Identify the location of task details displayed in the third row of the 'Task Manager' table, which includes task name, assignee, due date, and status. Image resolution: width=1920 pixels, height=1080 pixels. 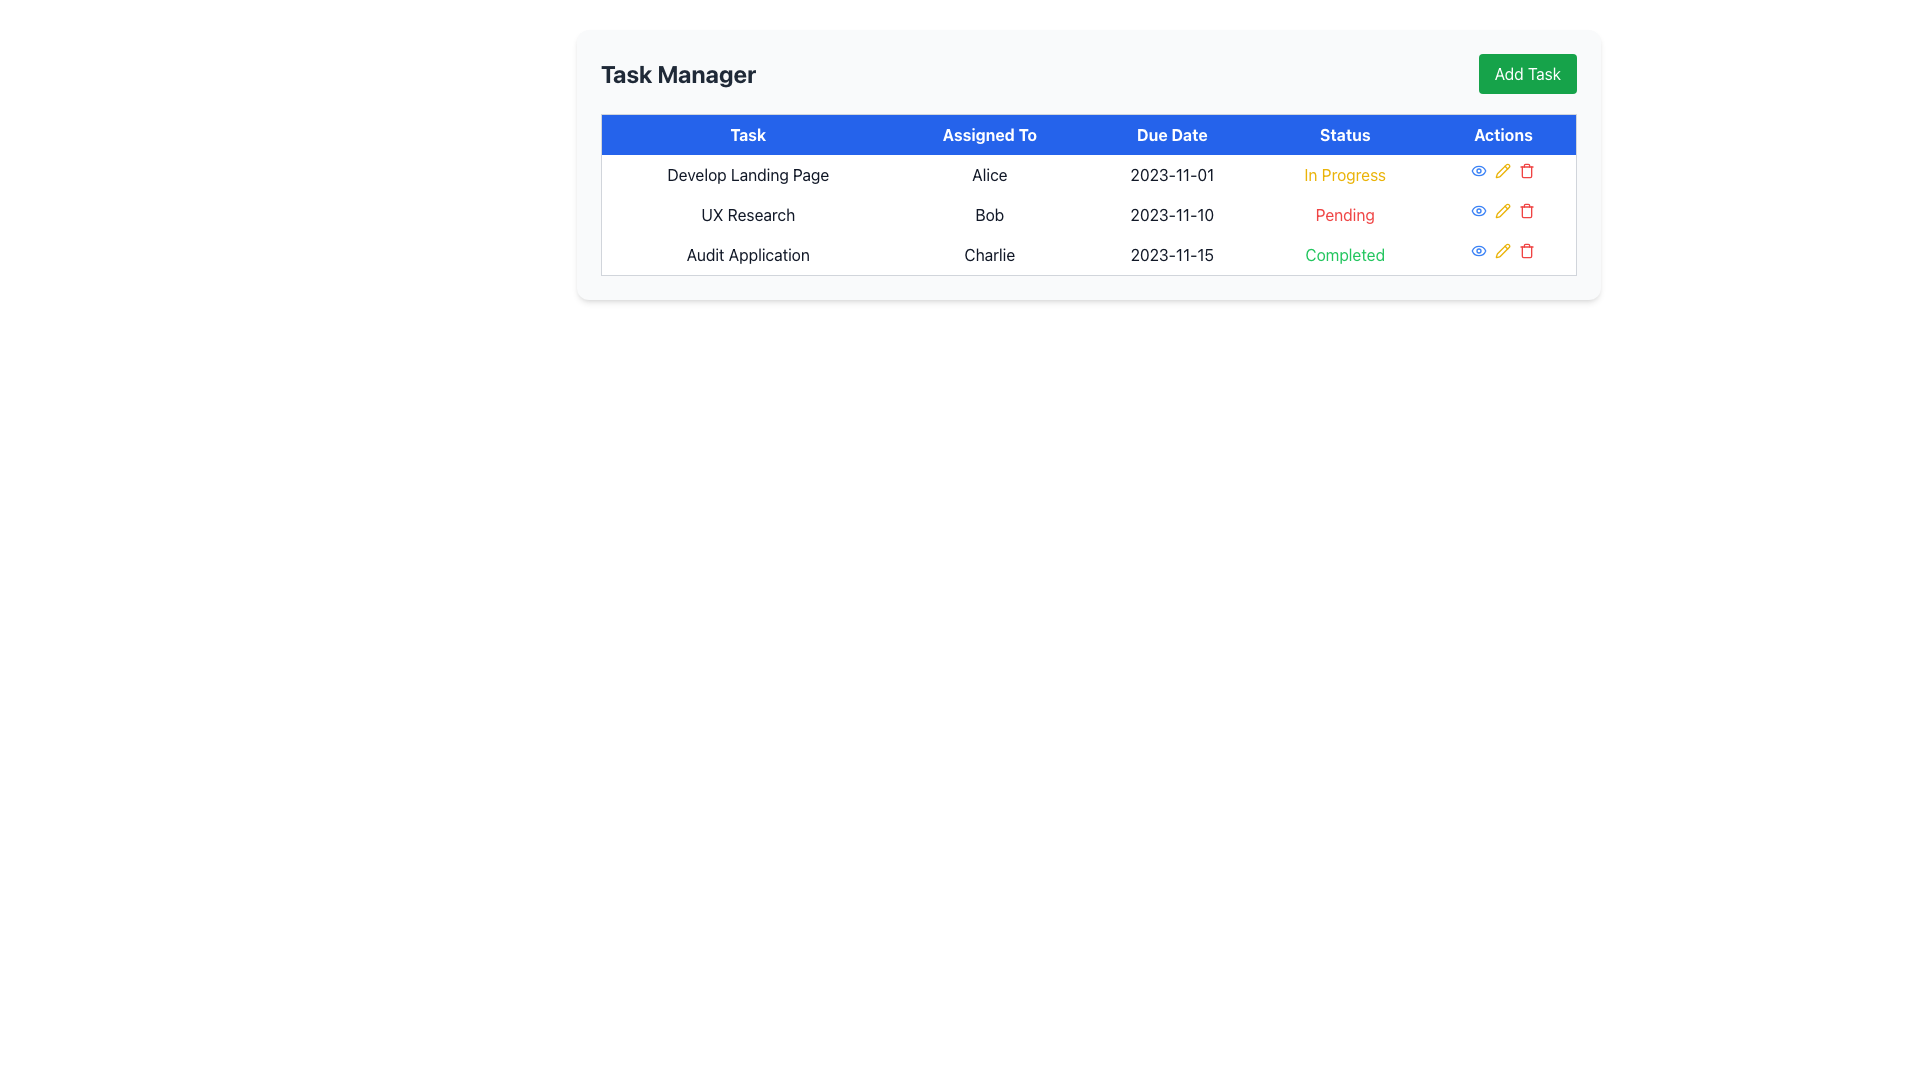
(1088, 253).